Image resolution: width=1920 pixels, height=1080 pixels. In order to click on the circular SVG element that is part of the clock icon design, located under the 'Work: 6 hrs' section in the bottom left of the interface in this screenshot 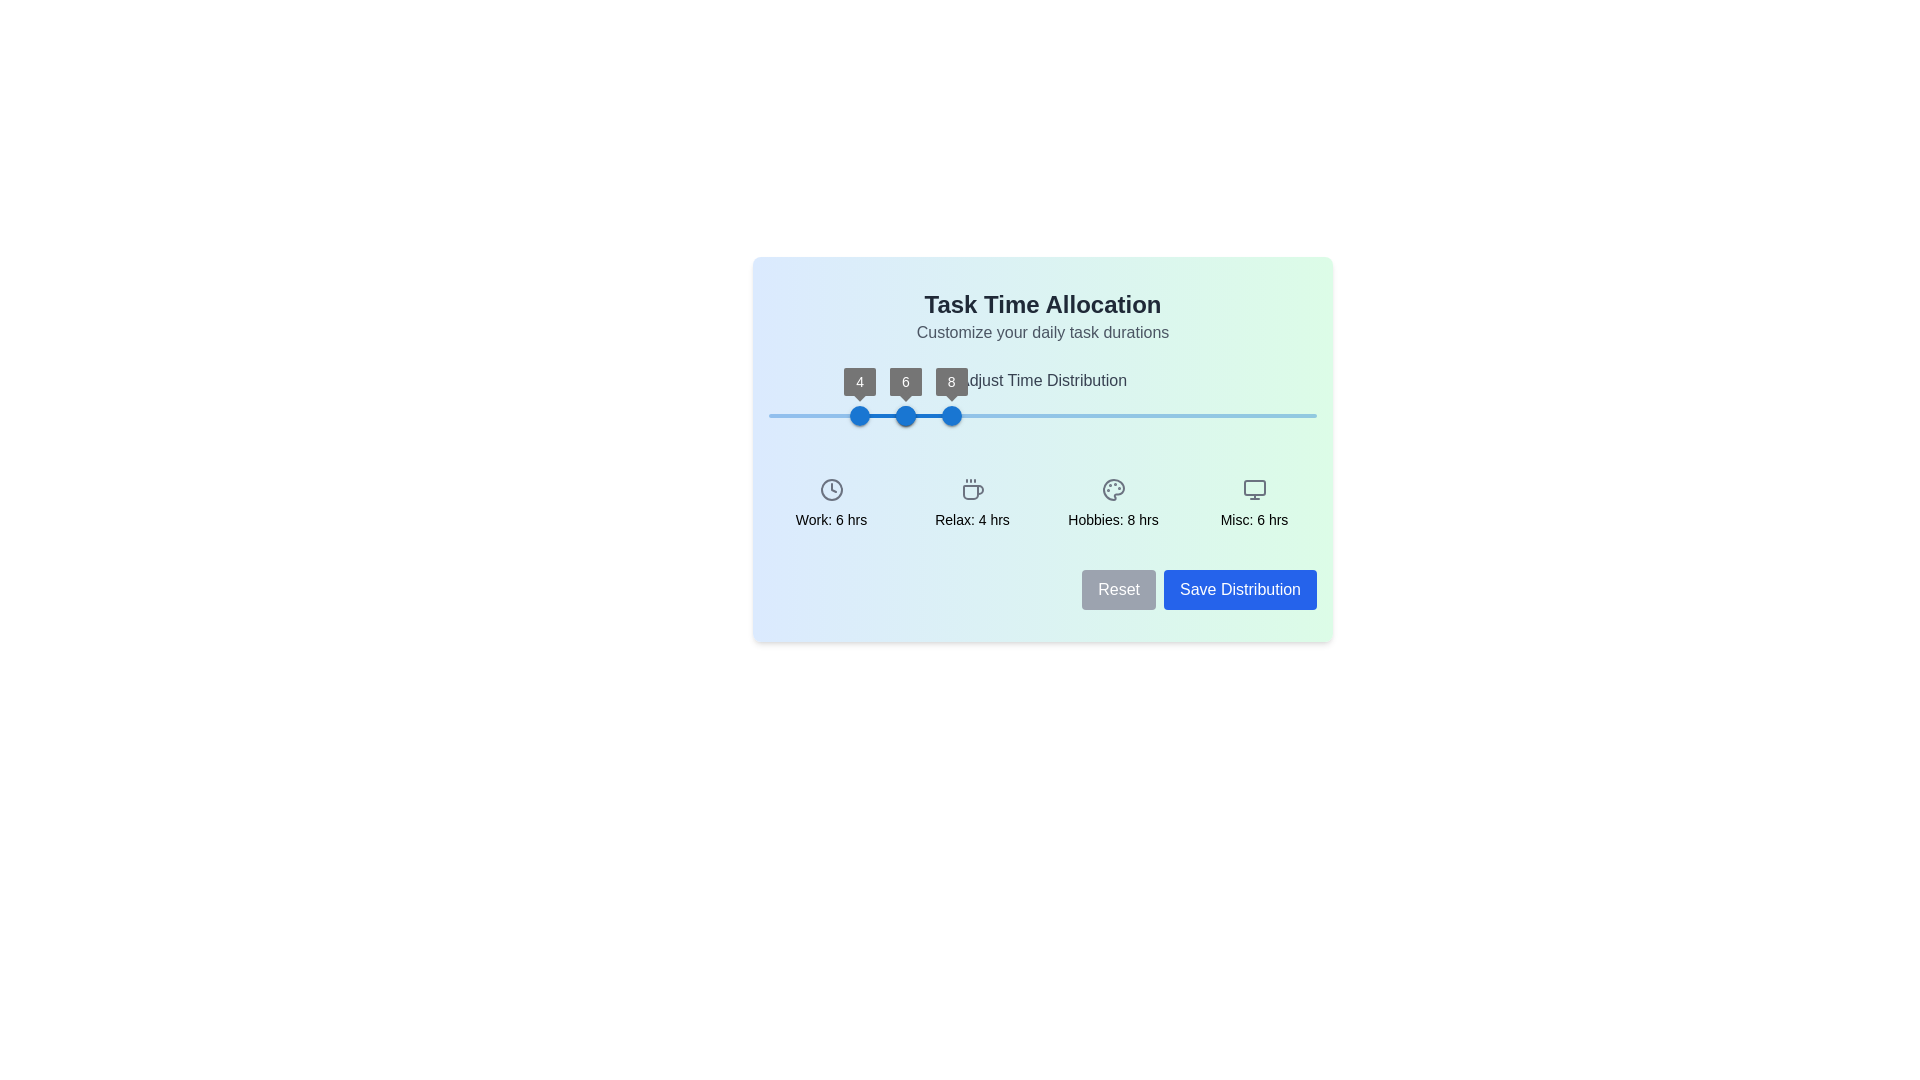, I will do `click(831, 489)`.